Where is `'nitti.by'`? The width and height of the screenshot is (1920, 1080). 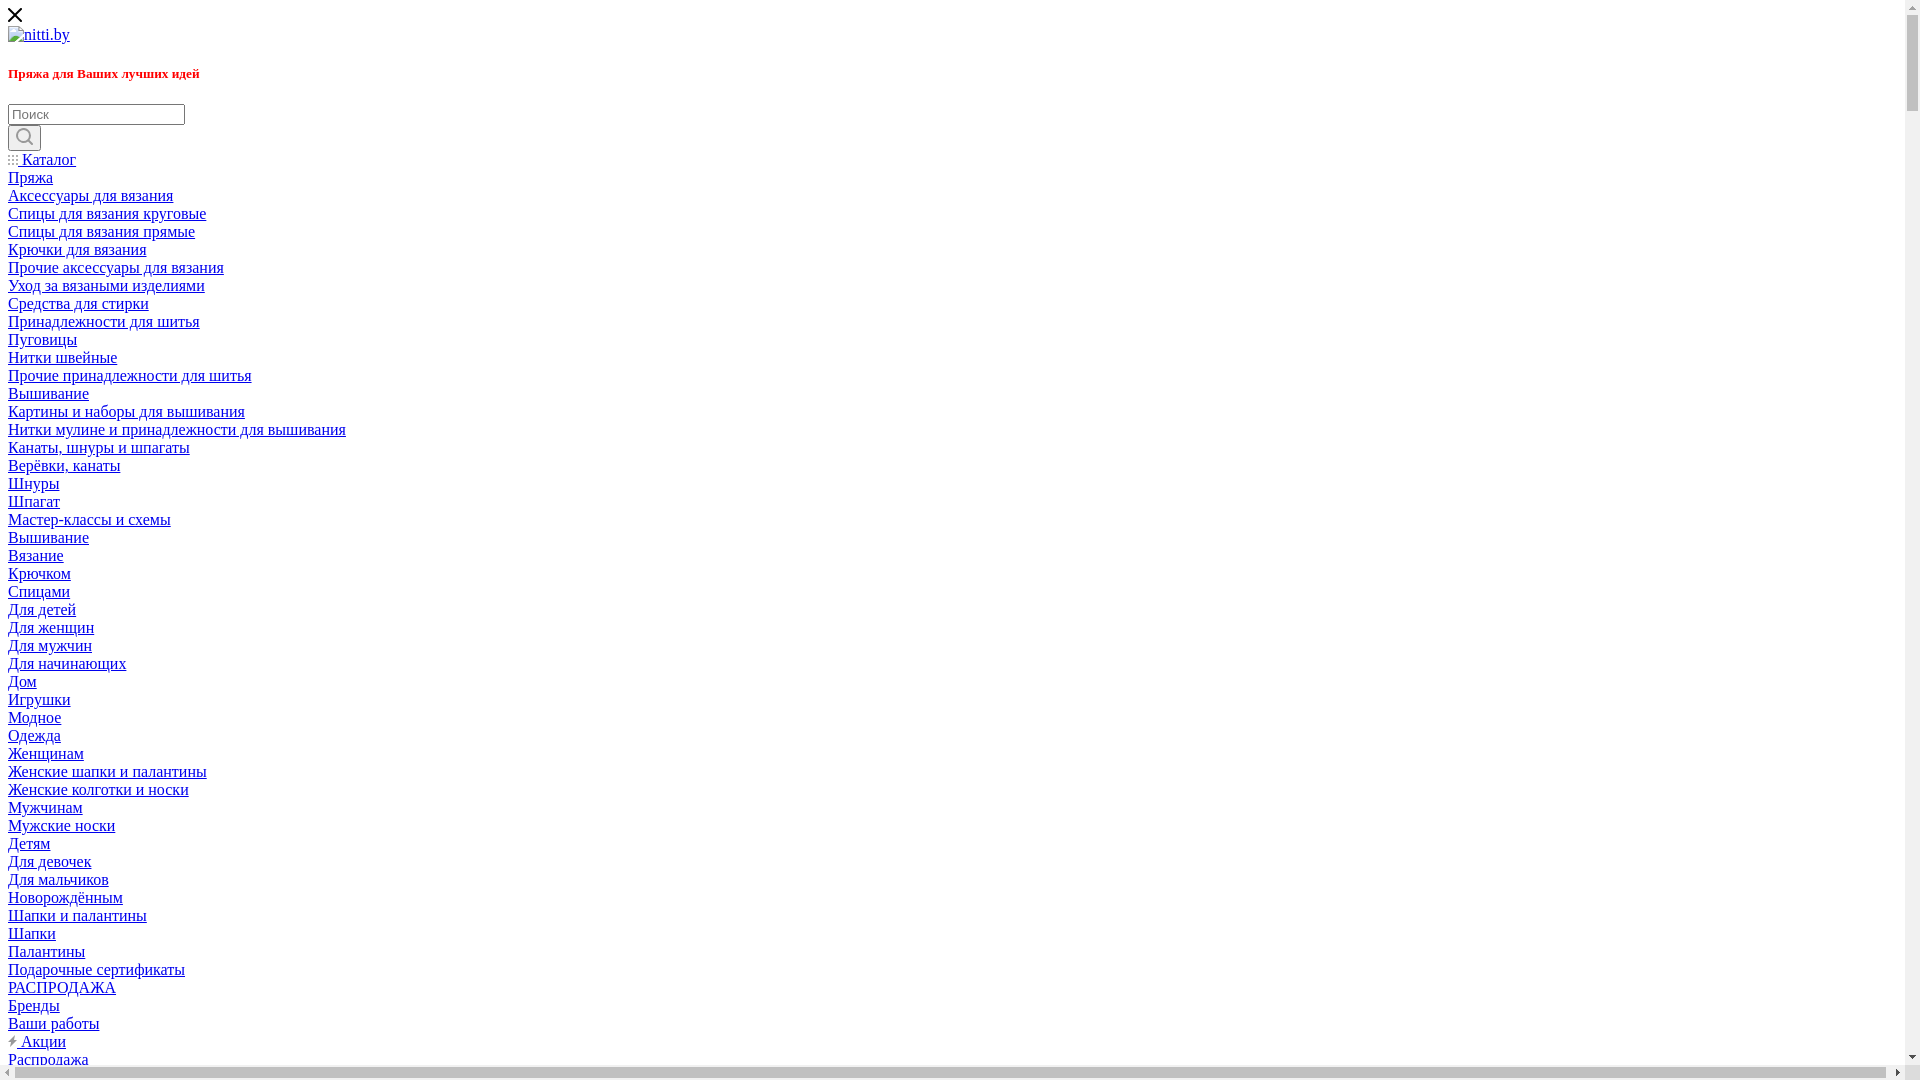
'nitti.by' is located at coordinates (38, 34).